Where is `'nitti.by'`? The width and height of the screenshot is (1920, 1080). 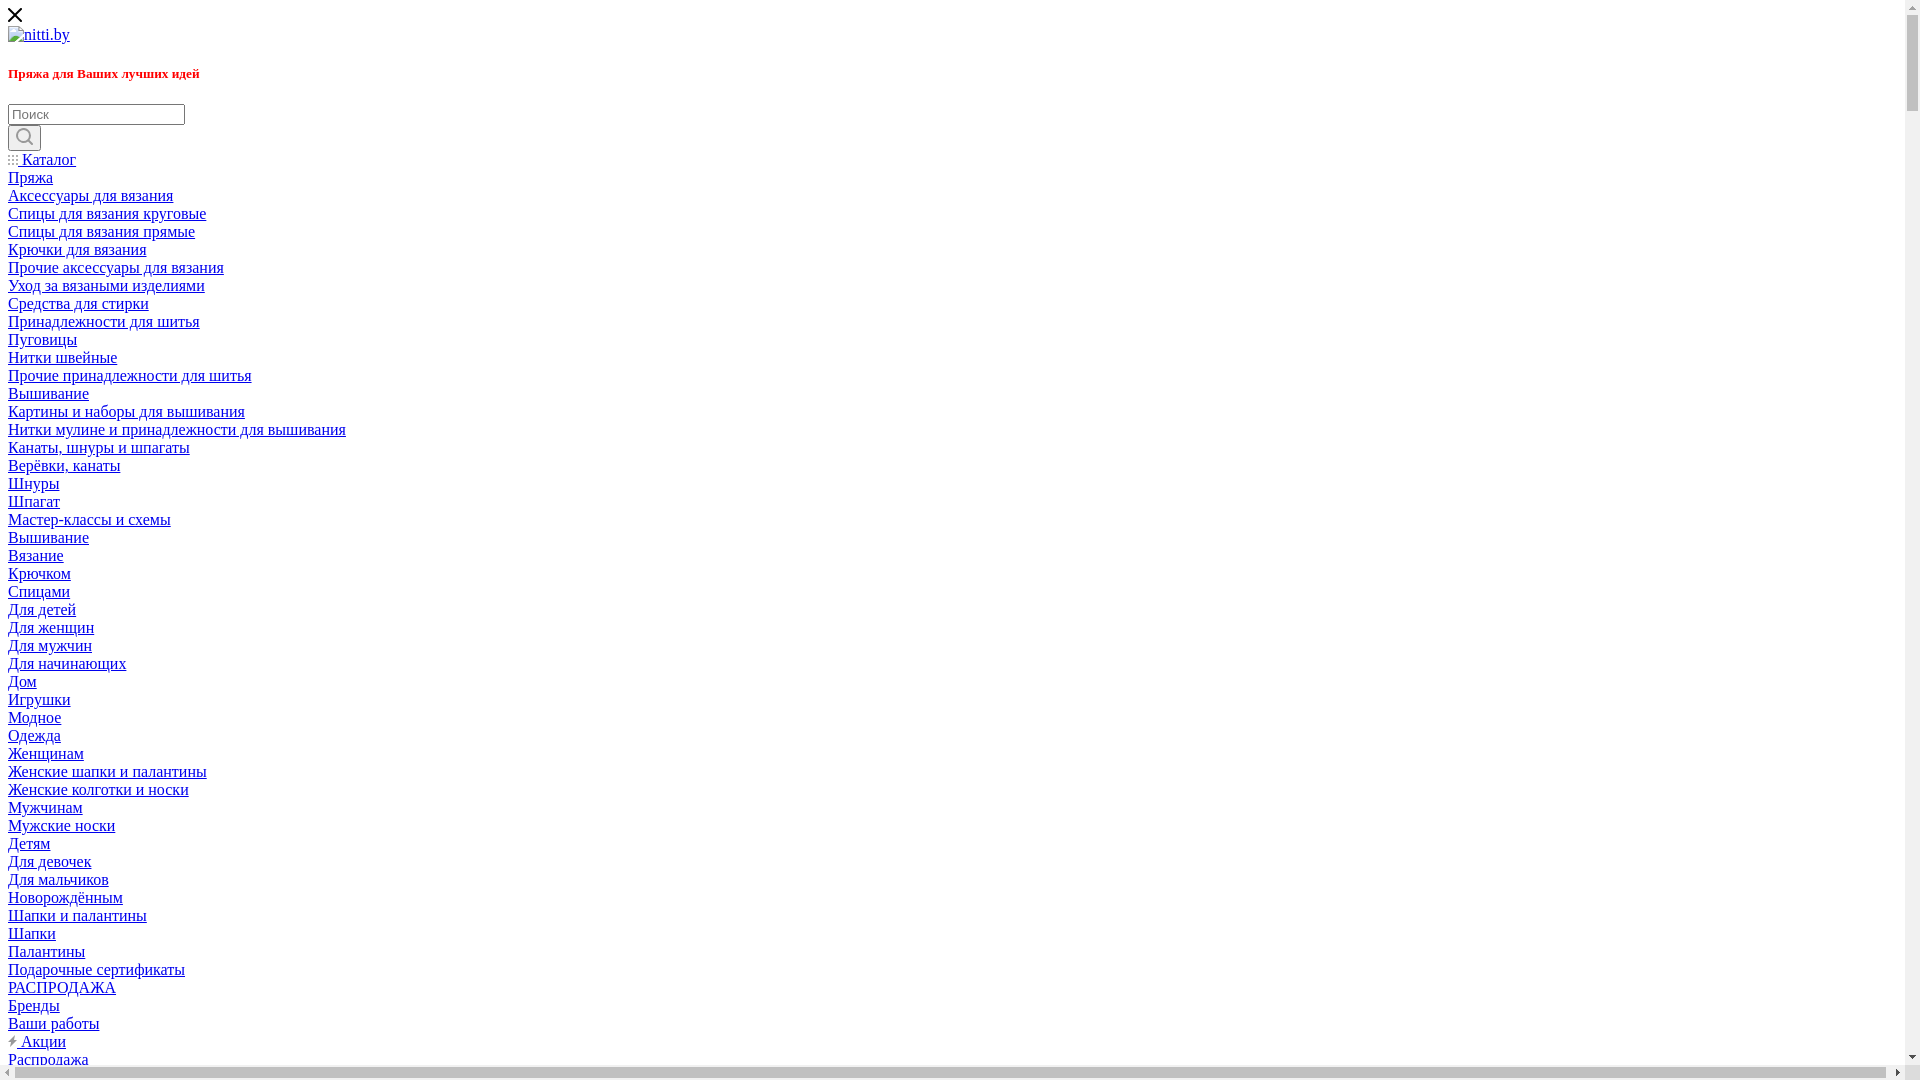
'nitti.by' is located at coordinates (38, 34).